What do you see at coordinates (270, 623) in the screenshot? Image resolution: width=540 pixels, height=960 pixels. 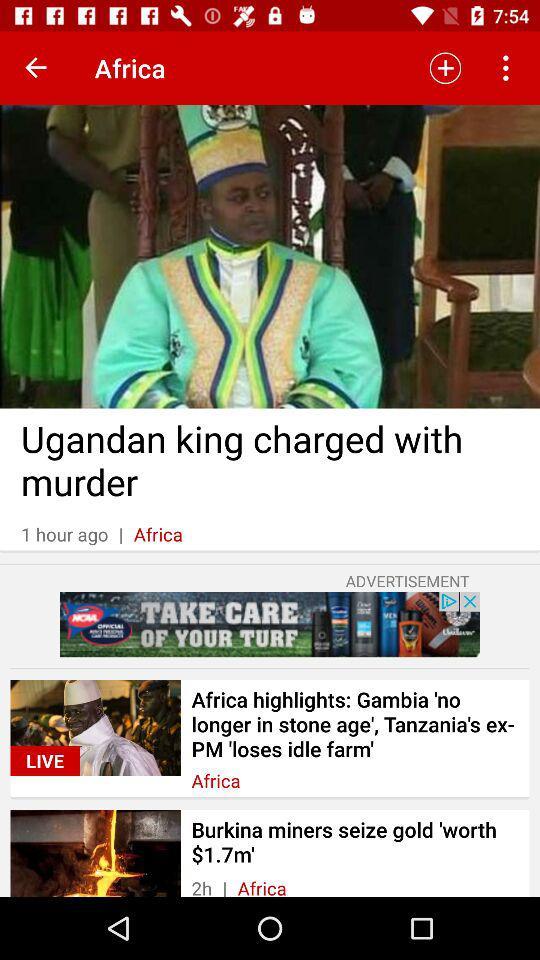 I see `adverdisment button` at bounding box center [270, 623].